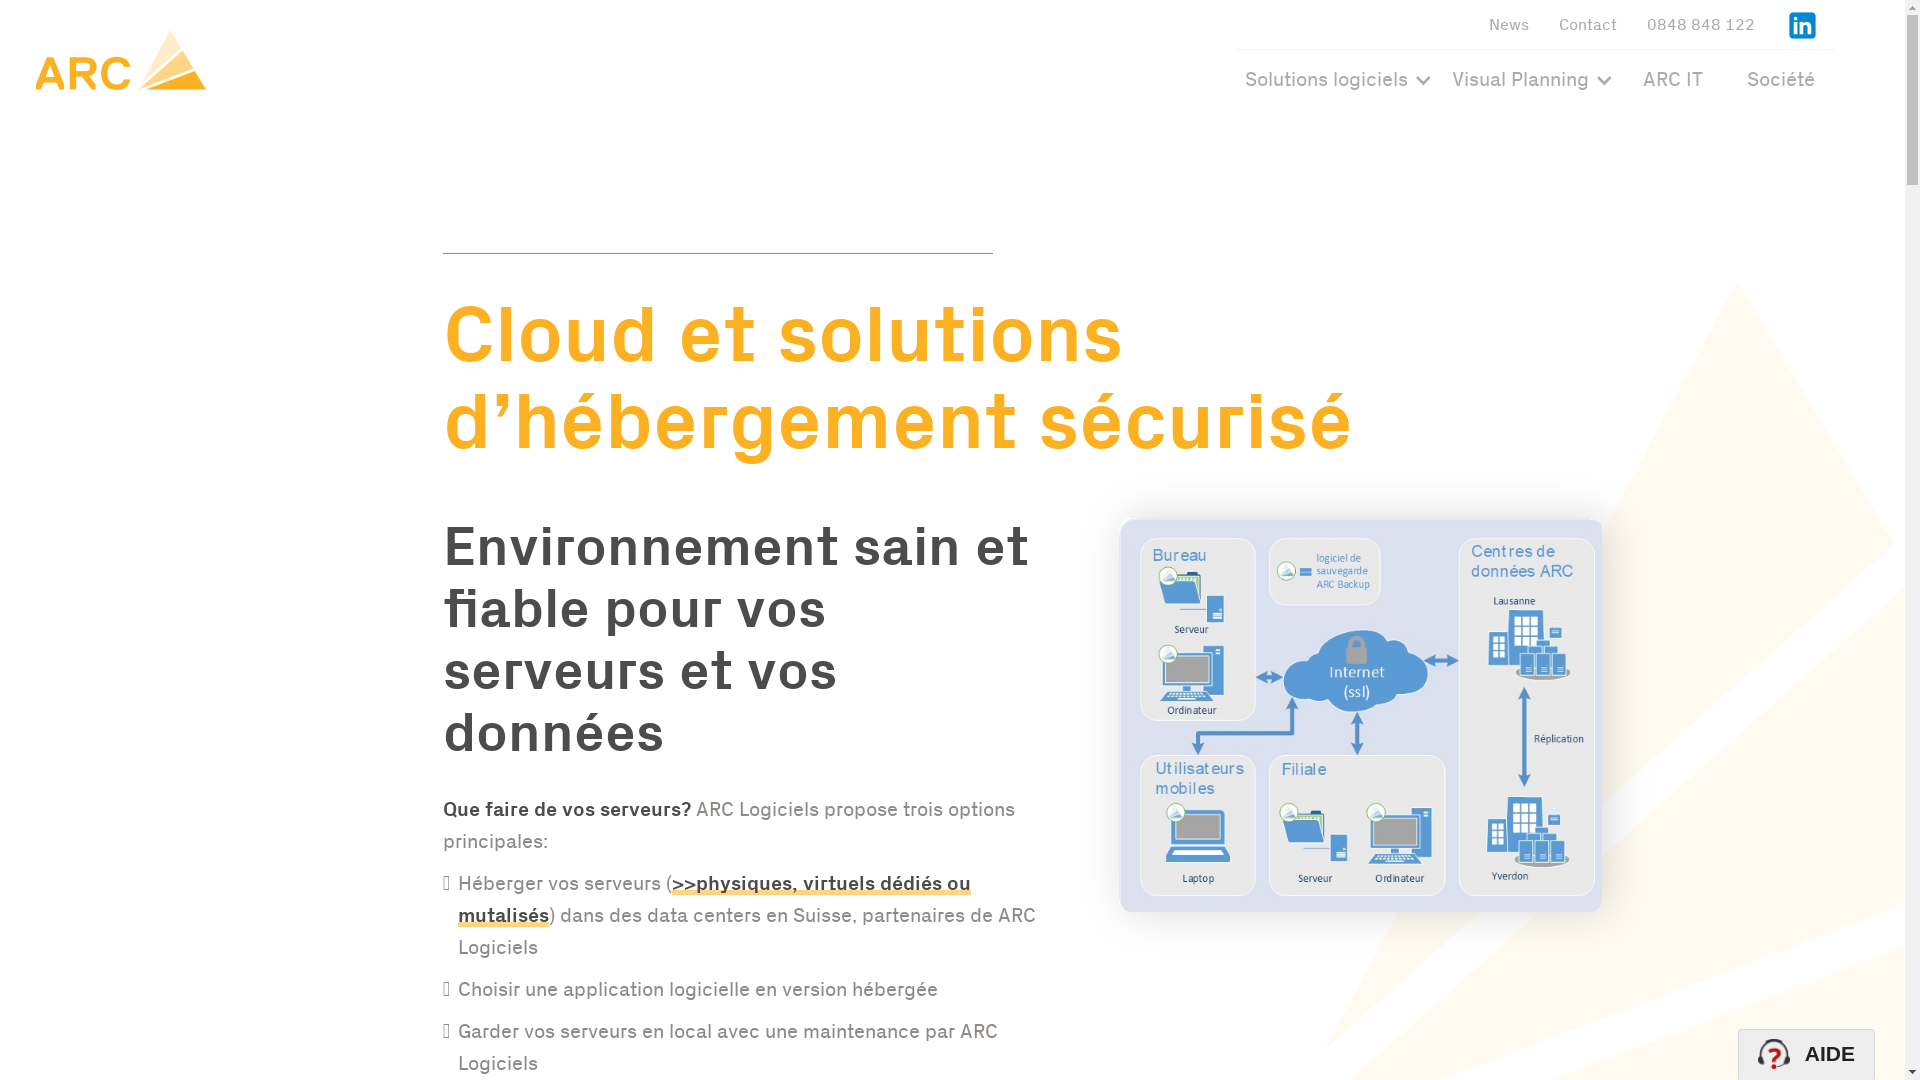 The width and height of the screenshot is (1920, 1080). What do you see at coordinates (1587, 24) in the screenshot?
I see `'Contact'` at bounding box center [1587, 24].